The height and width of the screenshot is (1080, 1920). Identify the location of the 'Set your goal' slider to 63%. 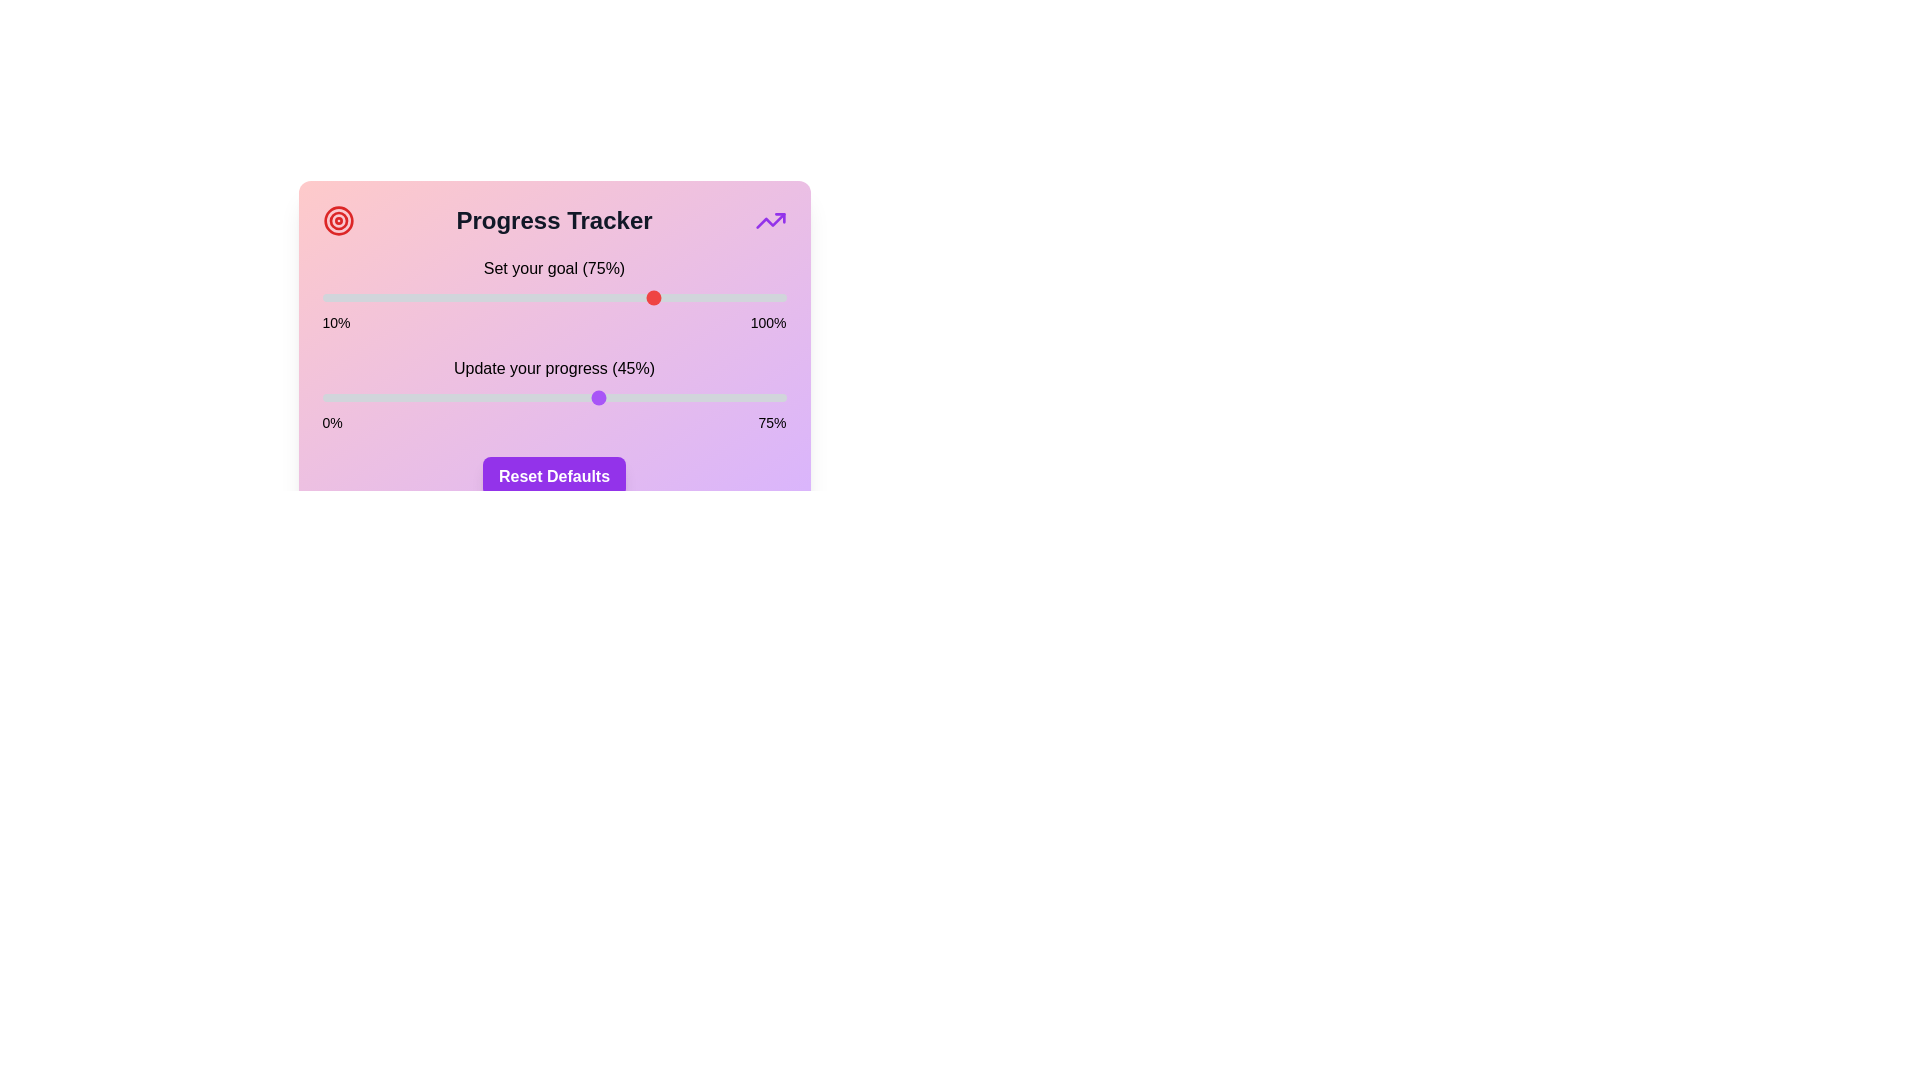
(594, 297).